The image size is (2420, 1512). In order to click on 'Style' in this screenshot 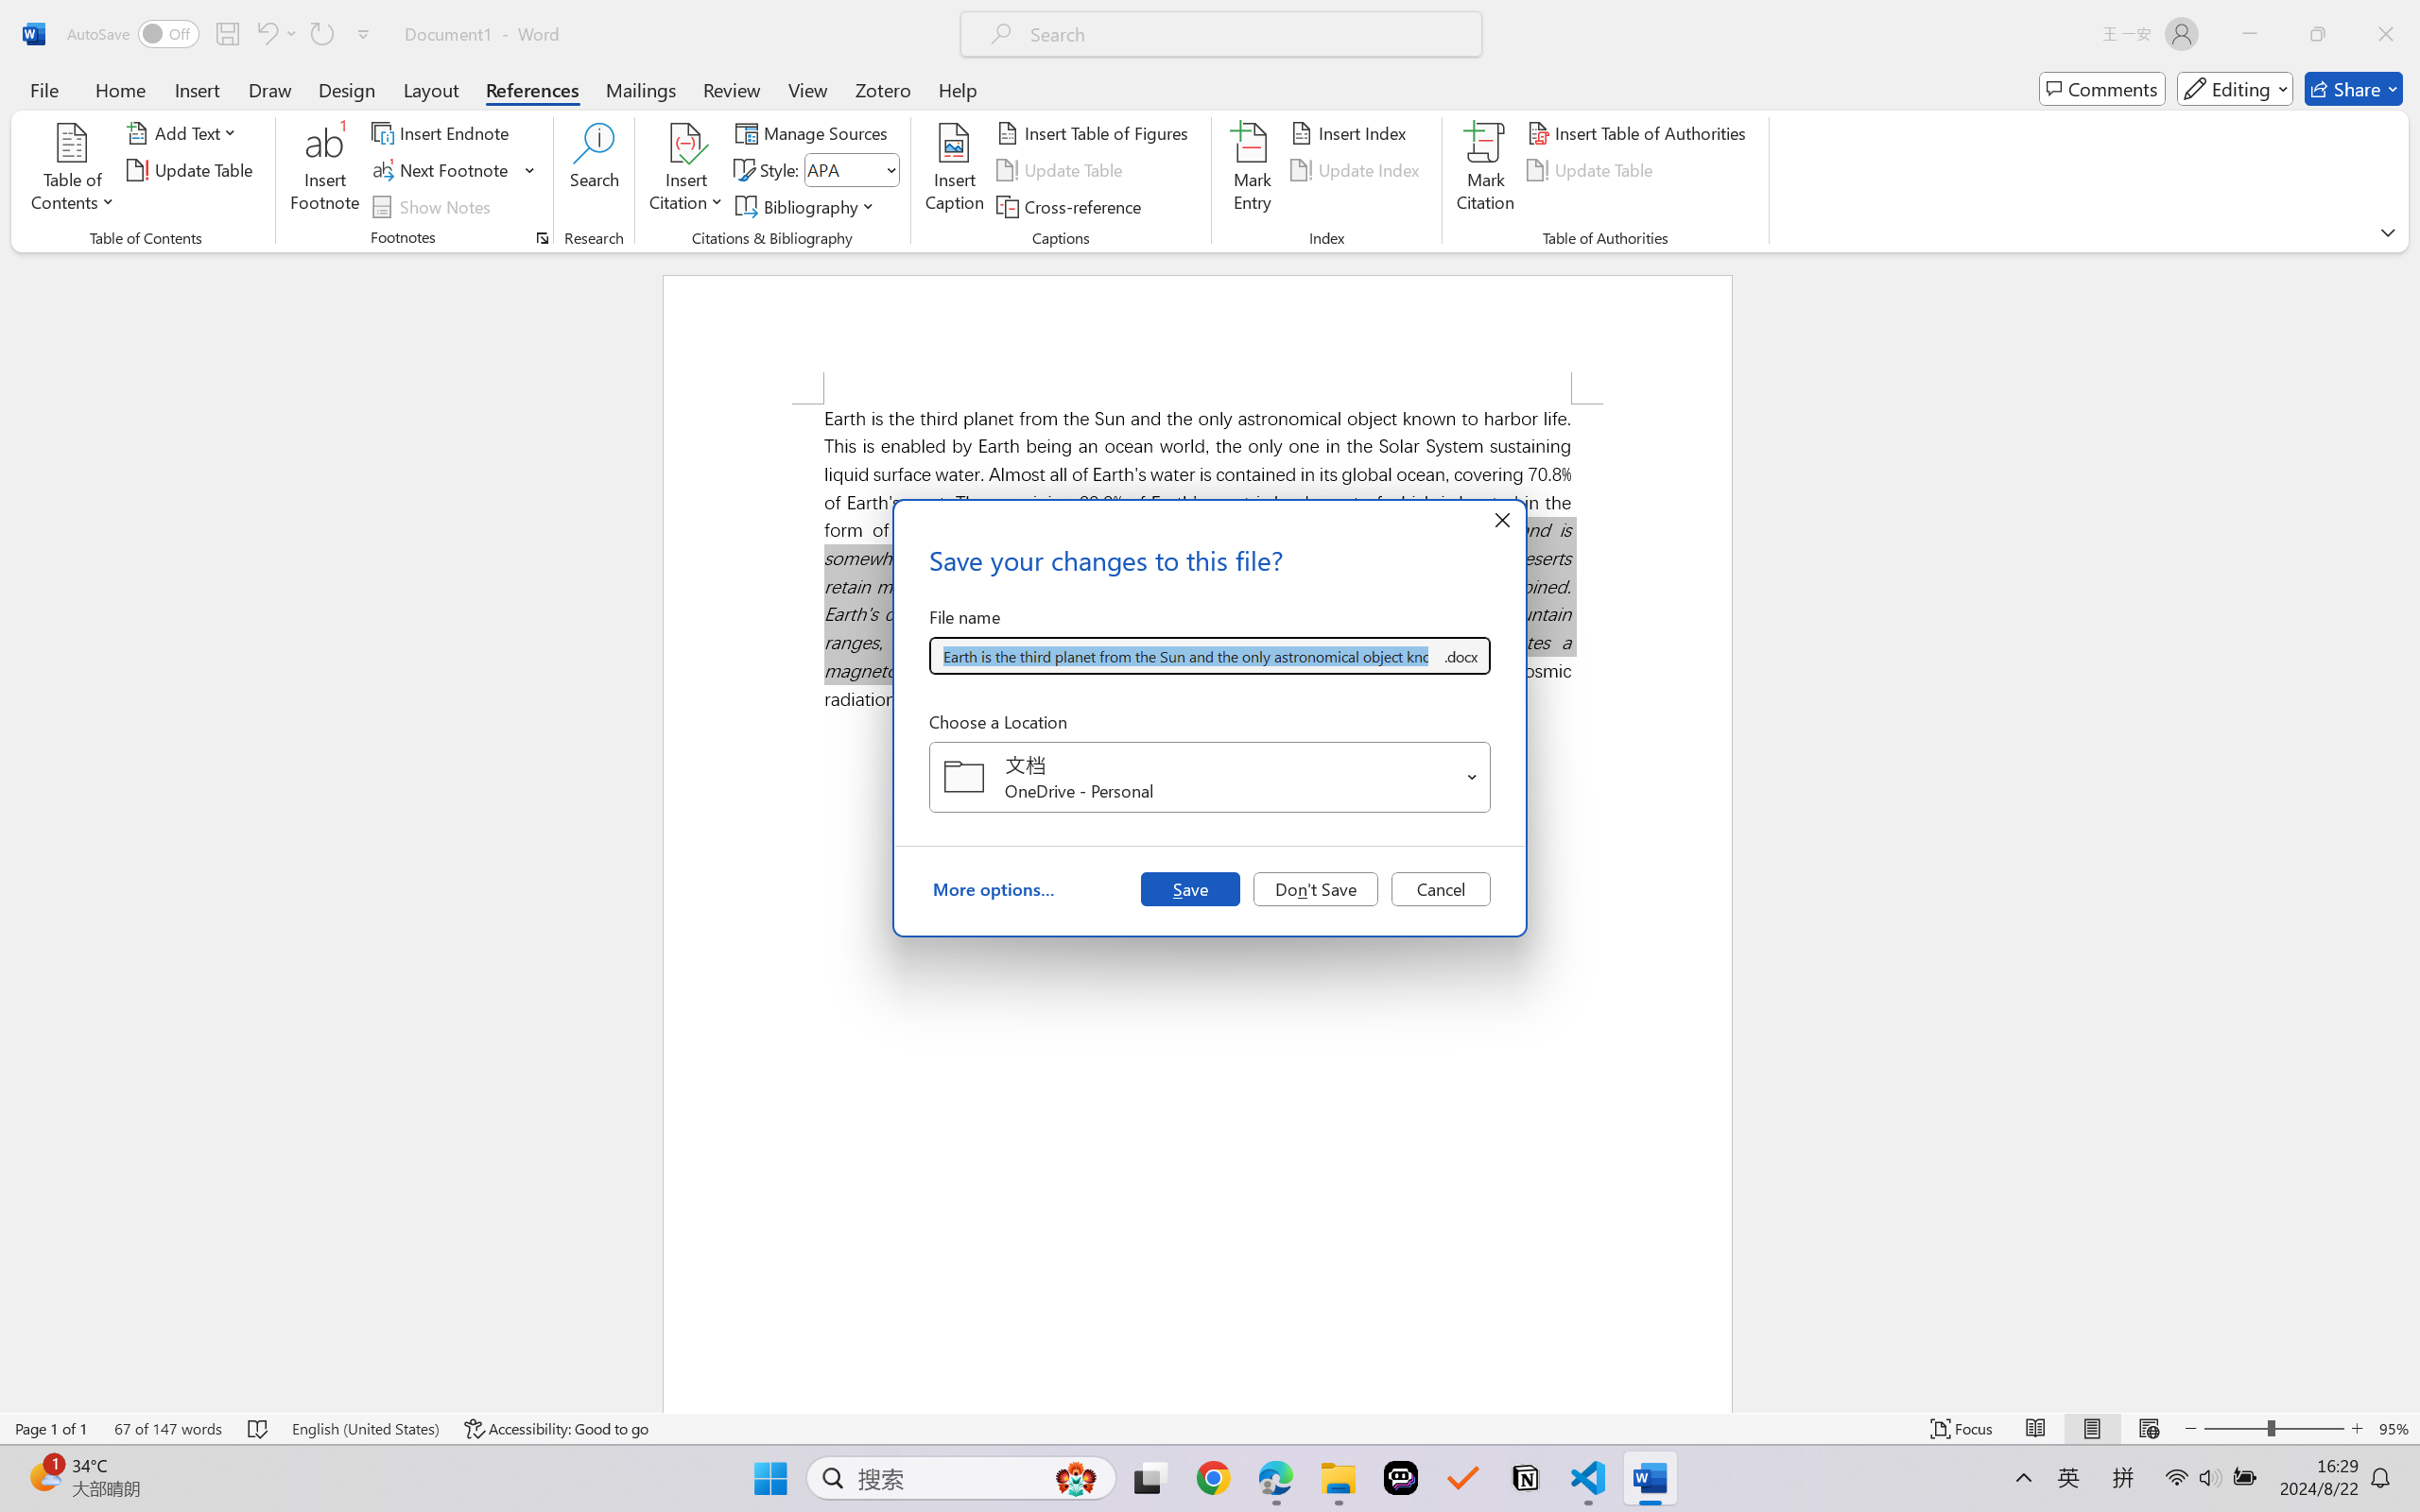, I will do `click(851, 170)`.